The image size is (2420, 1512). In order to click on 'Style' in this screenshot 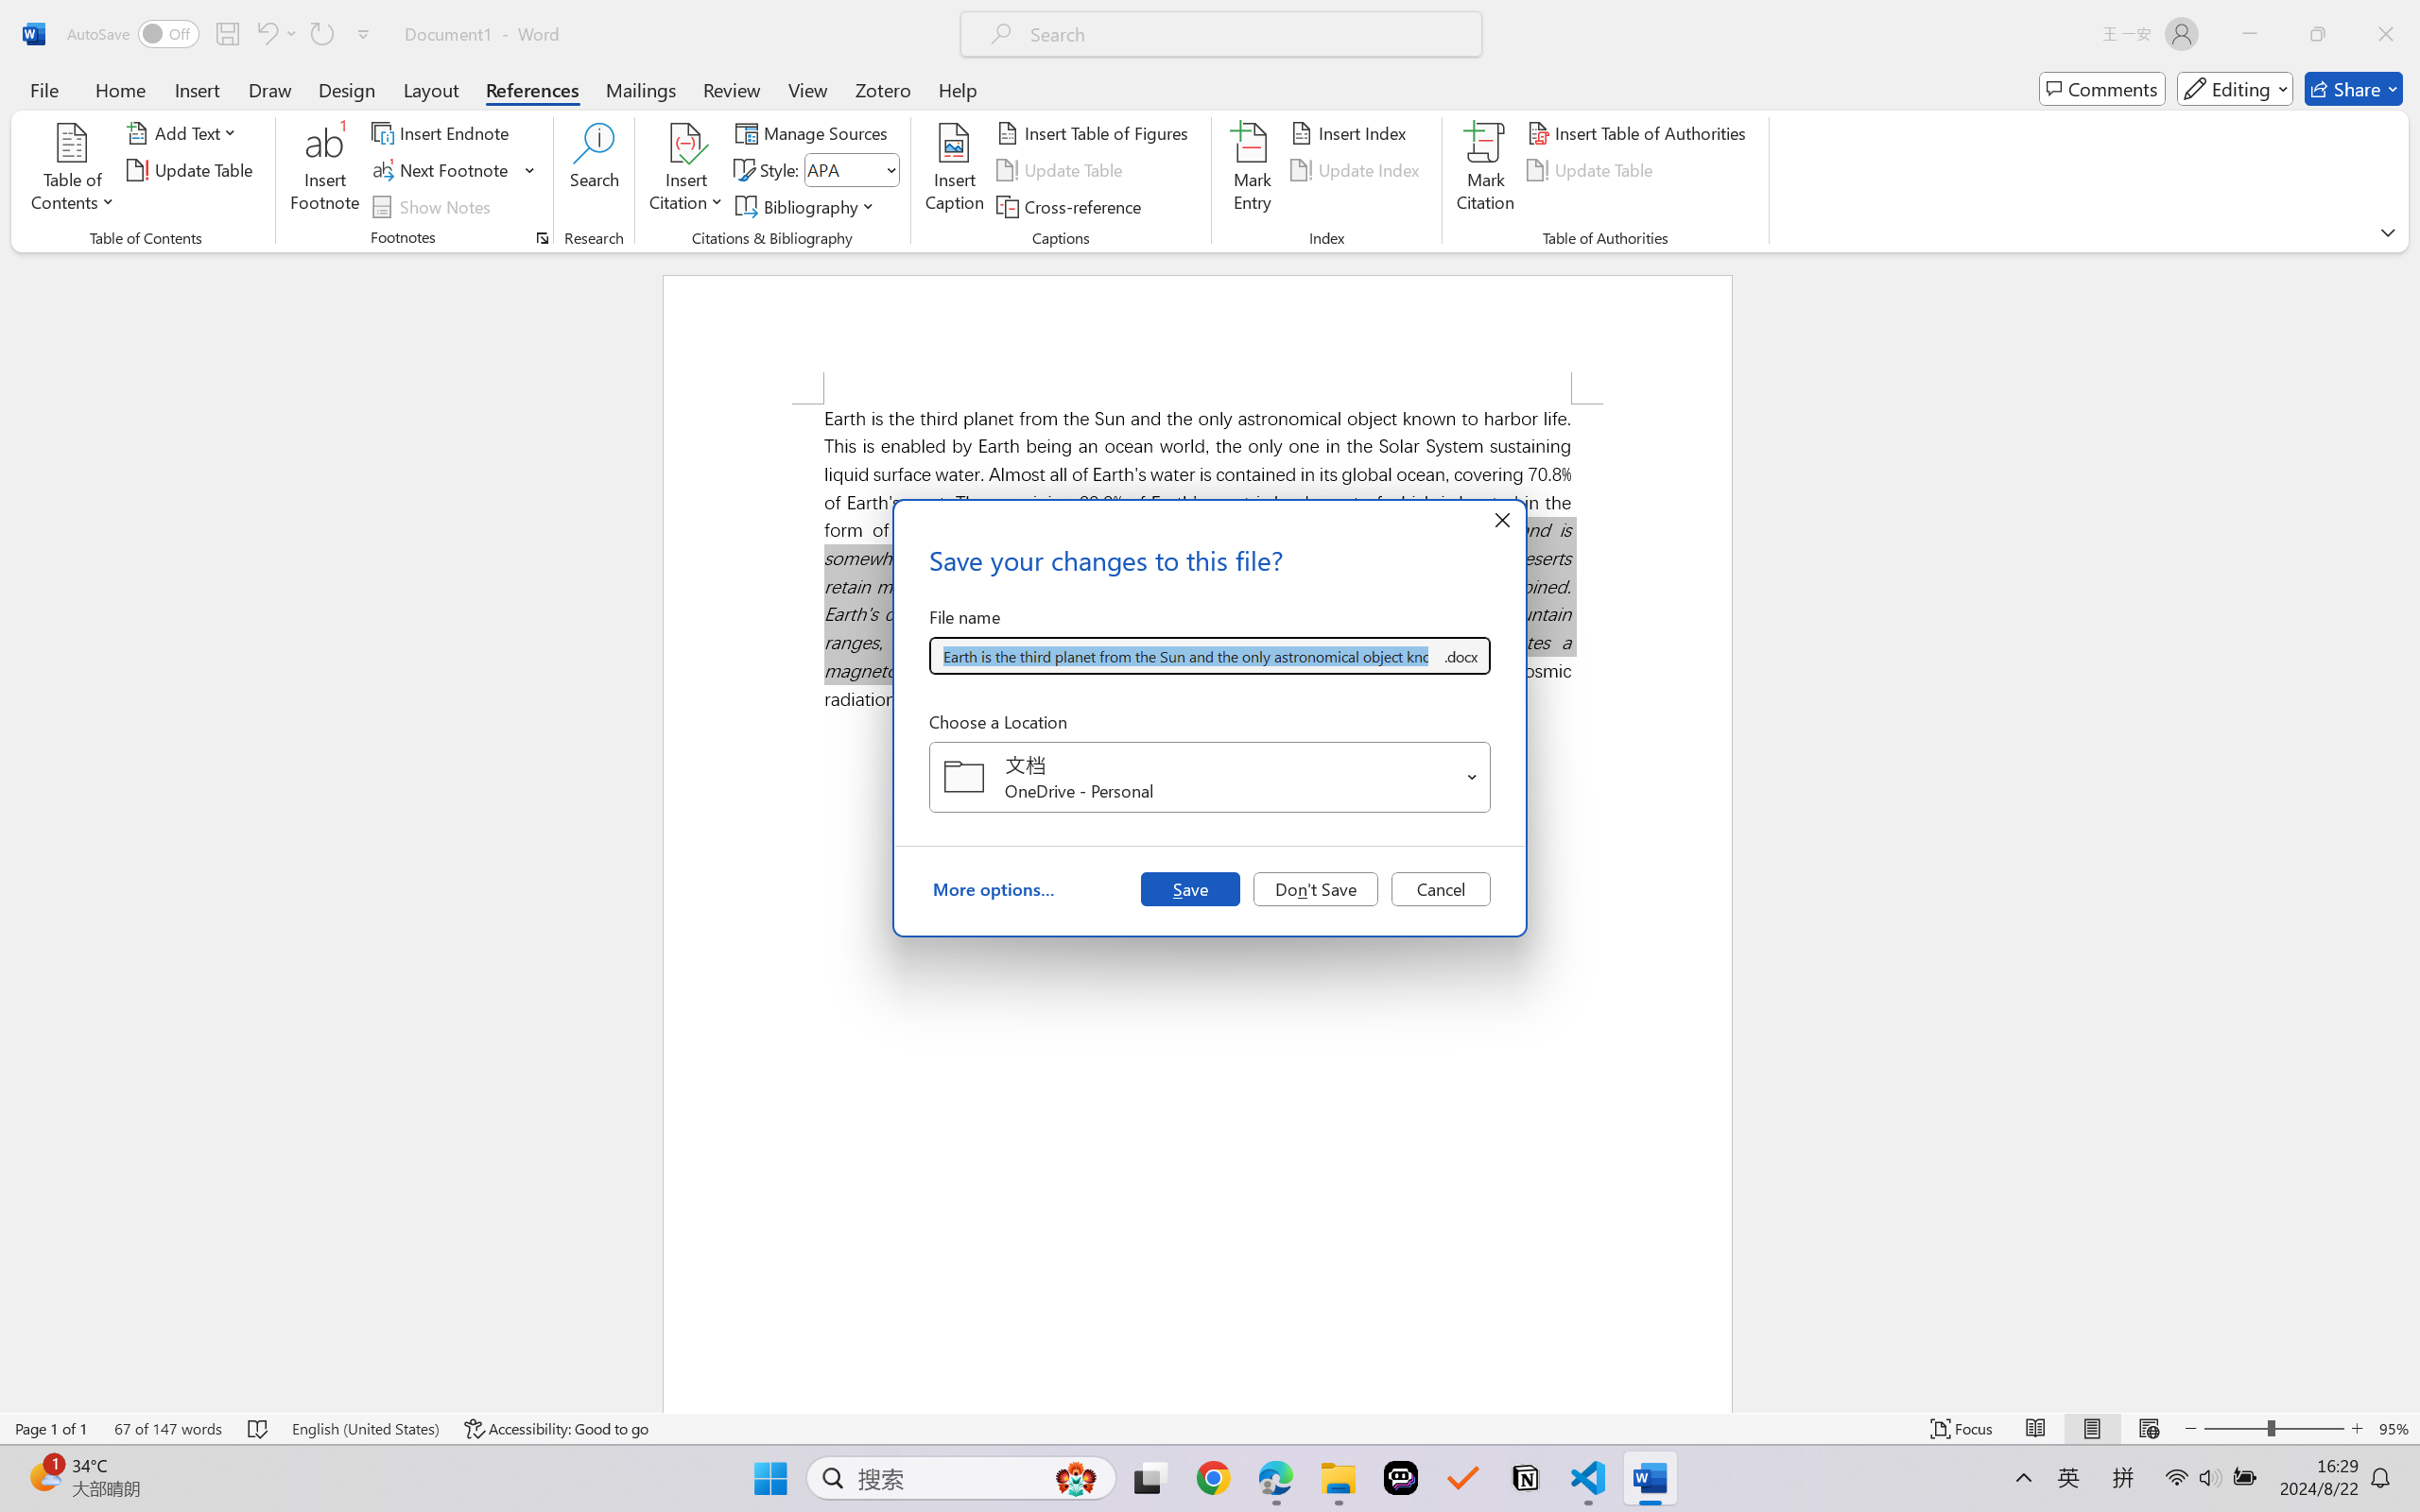, I will do `click(851, 170)`.